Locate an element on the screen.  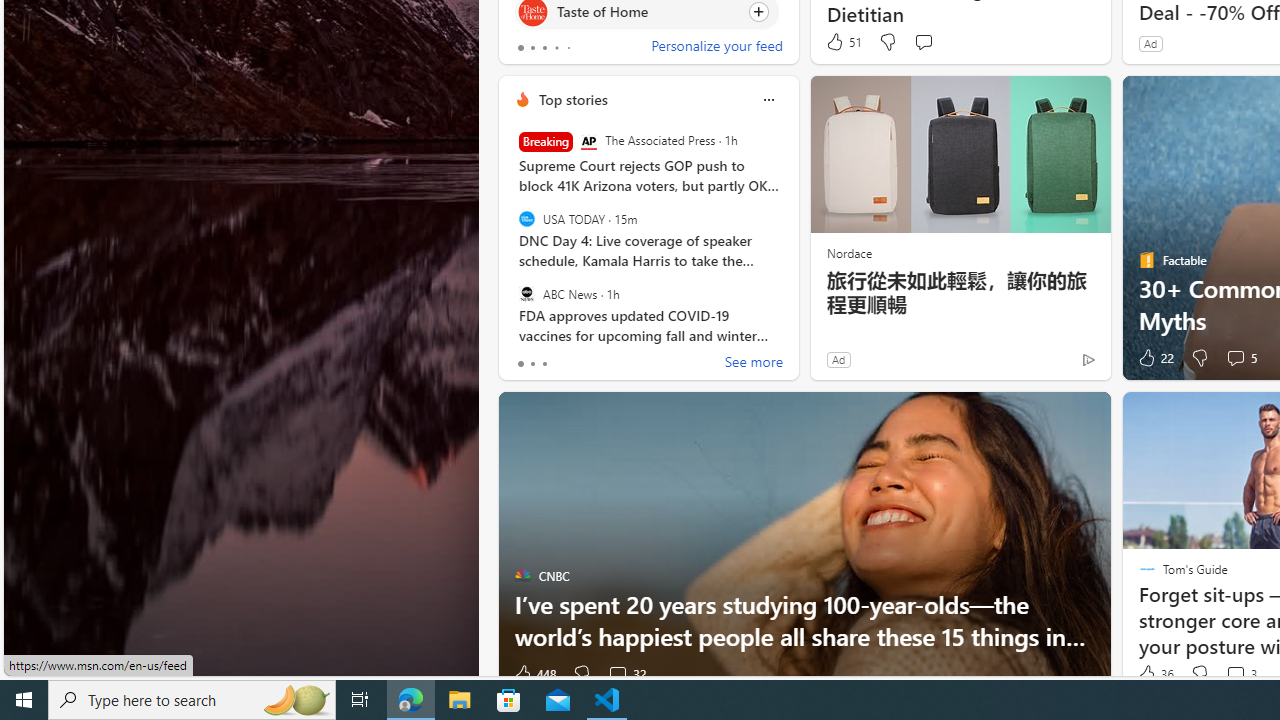
'tab-2' is located at coordinates (544, 363).